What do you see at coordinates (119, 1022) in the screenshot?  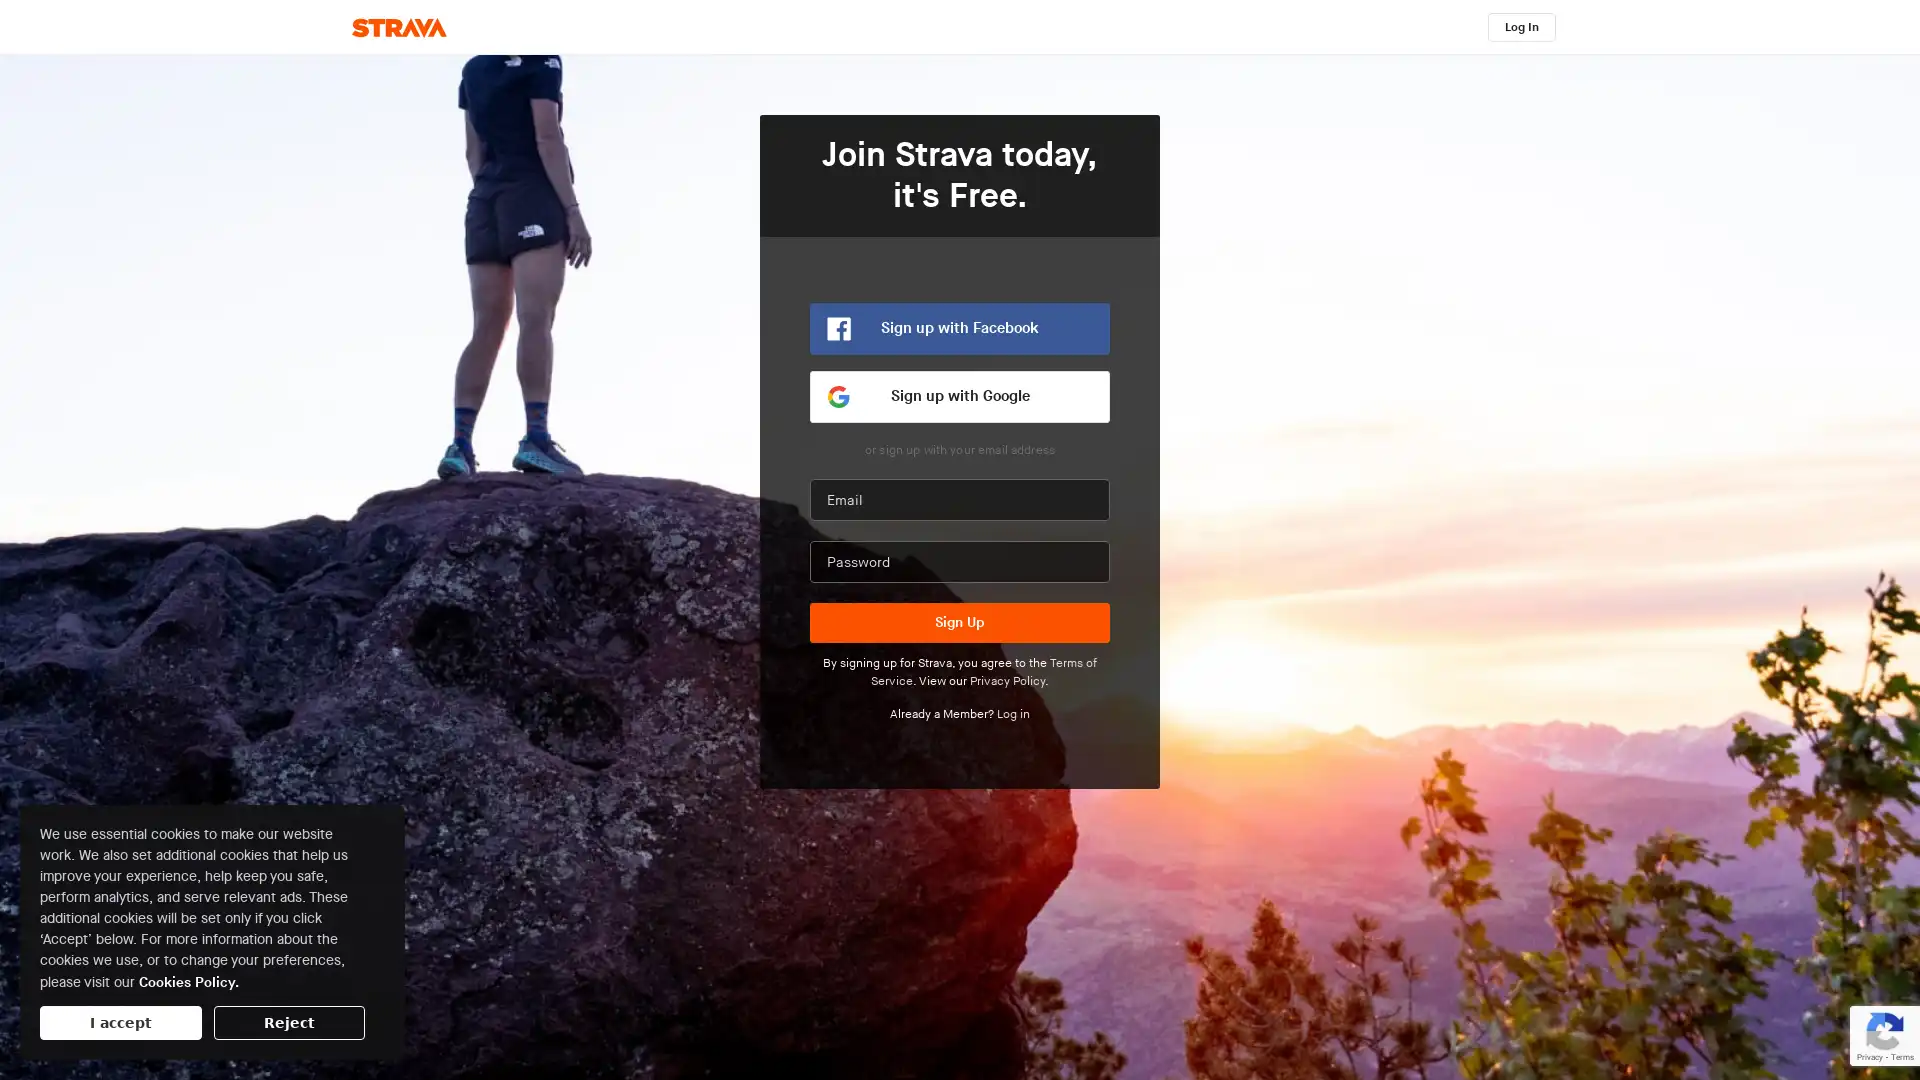 I see `I accept` at bounding box center [119, 1022].